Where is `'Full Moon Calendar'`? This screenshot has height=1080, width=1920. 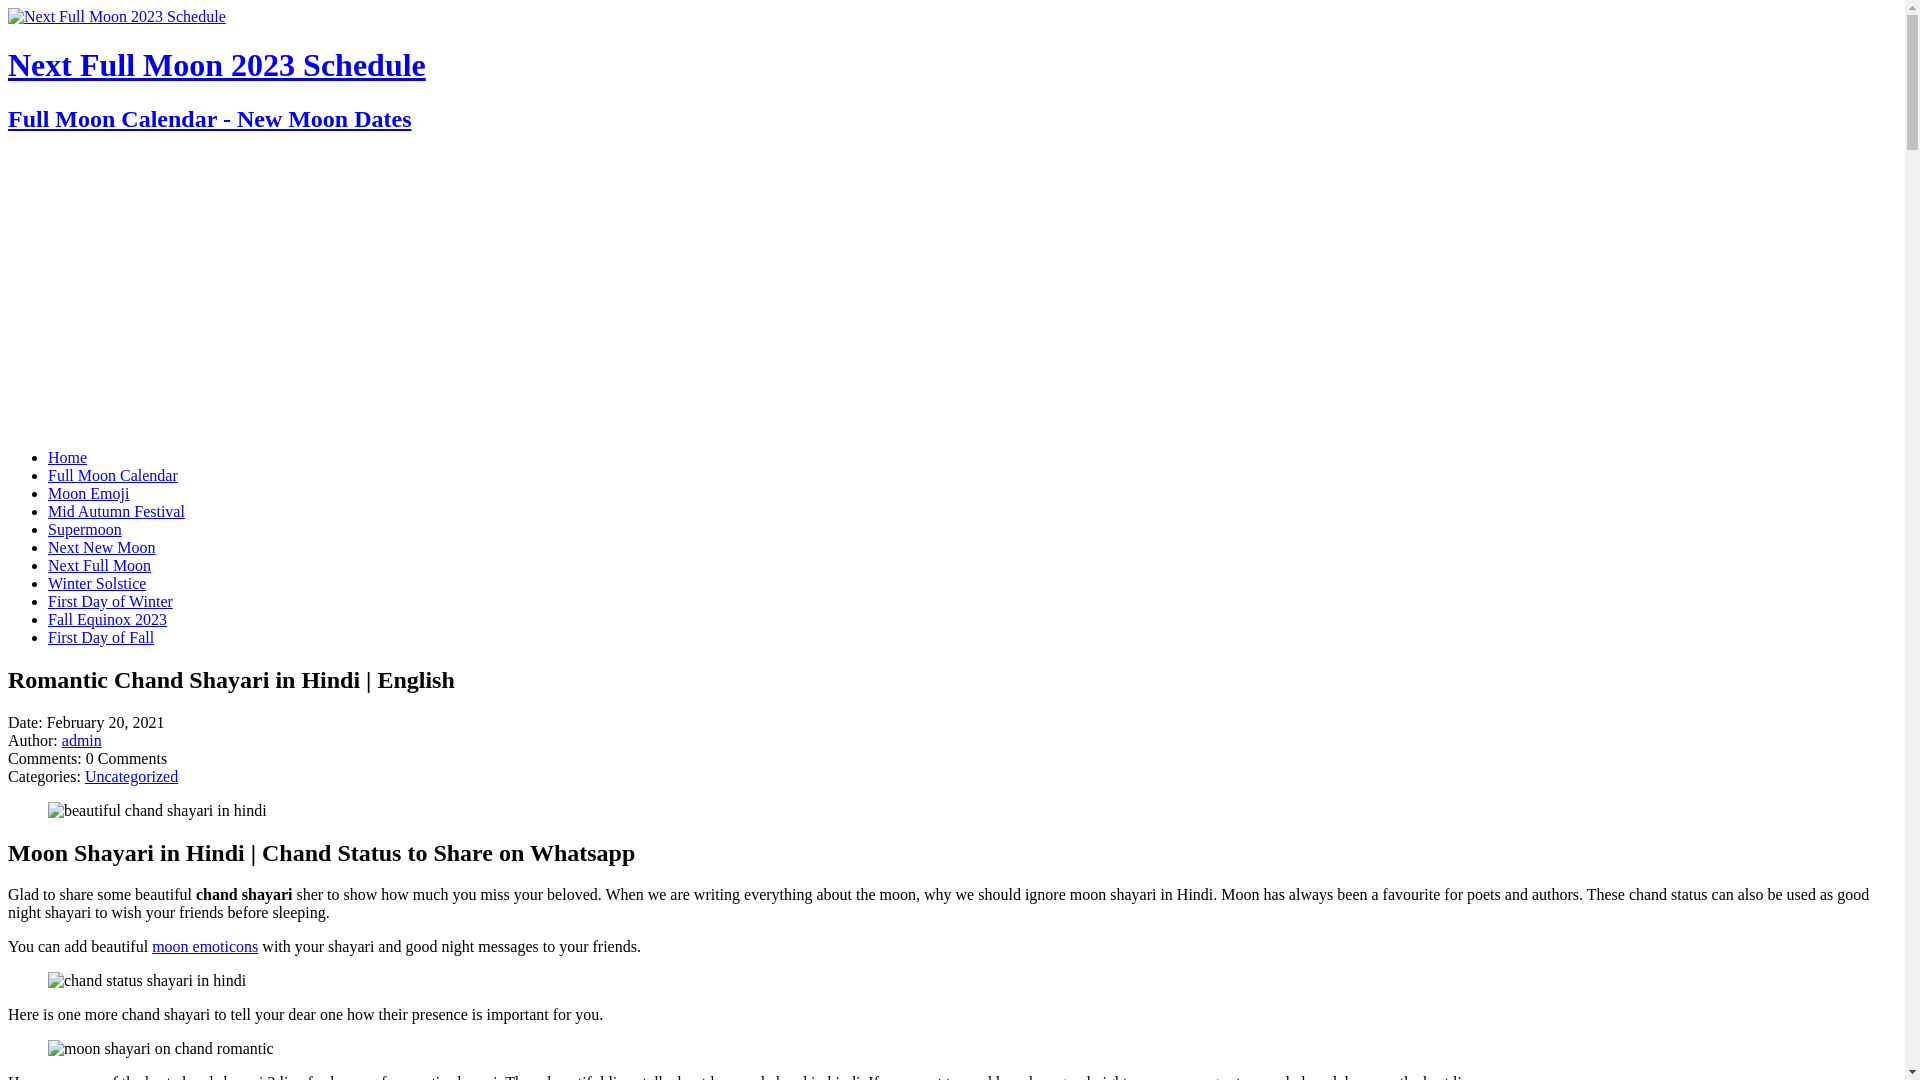
'Full Moon Calendar' is located at coordinates (112, 475).